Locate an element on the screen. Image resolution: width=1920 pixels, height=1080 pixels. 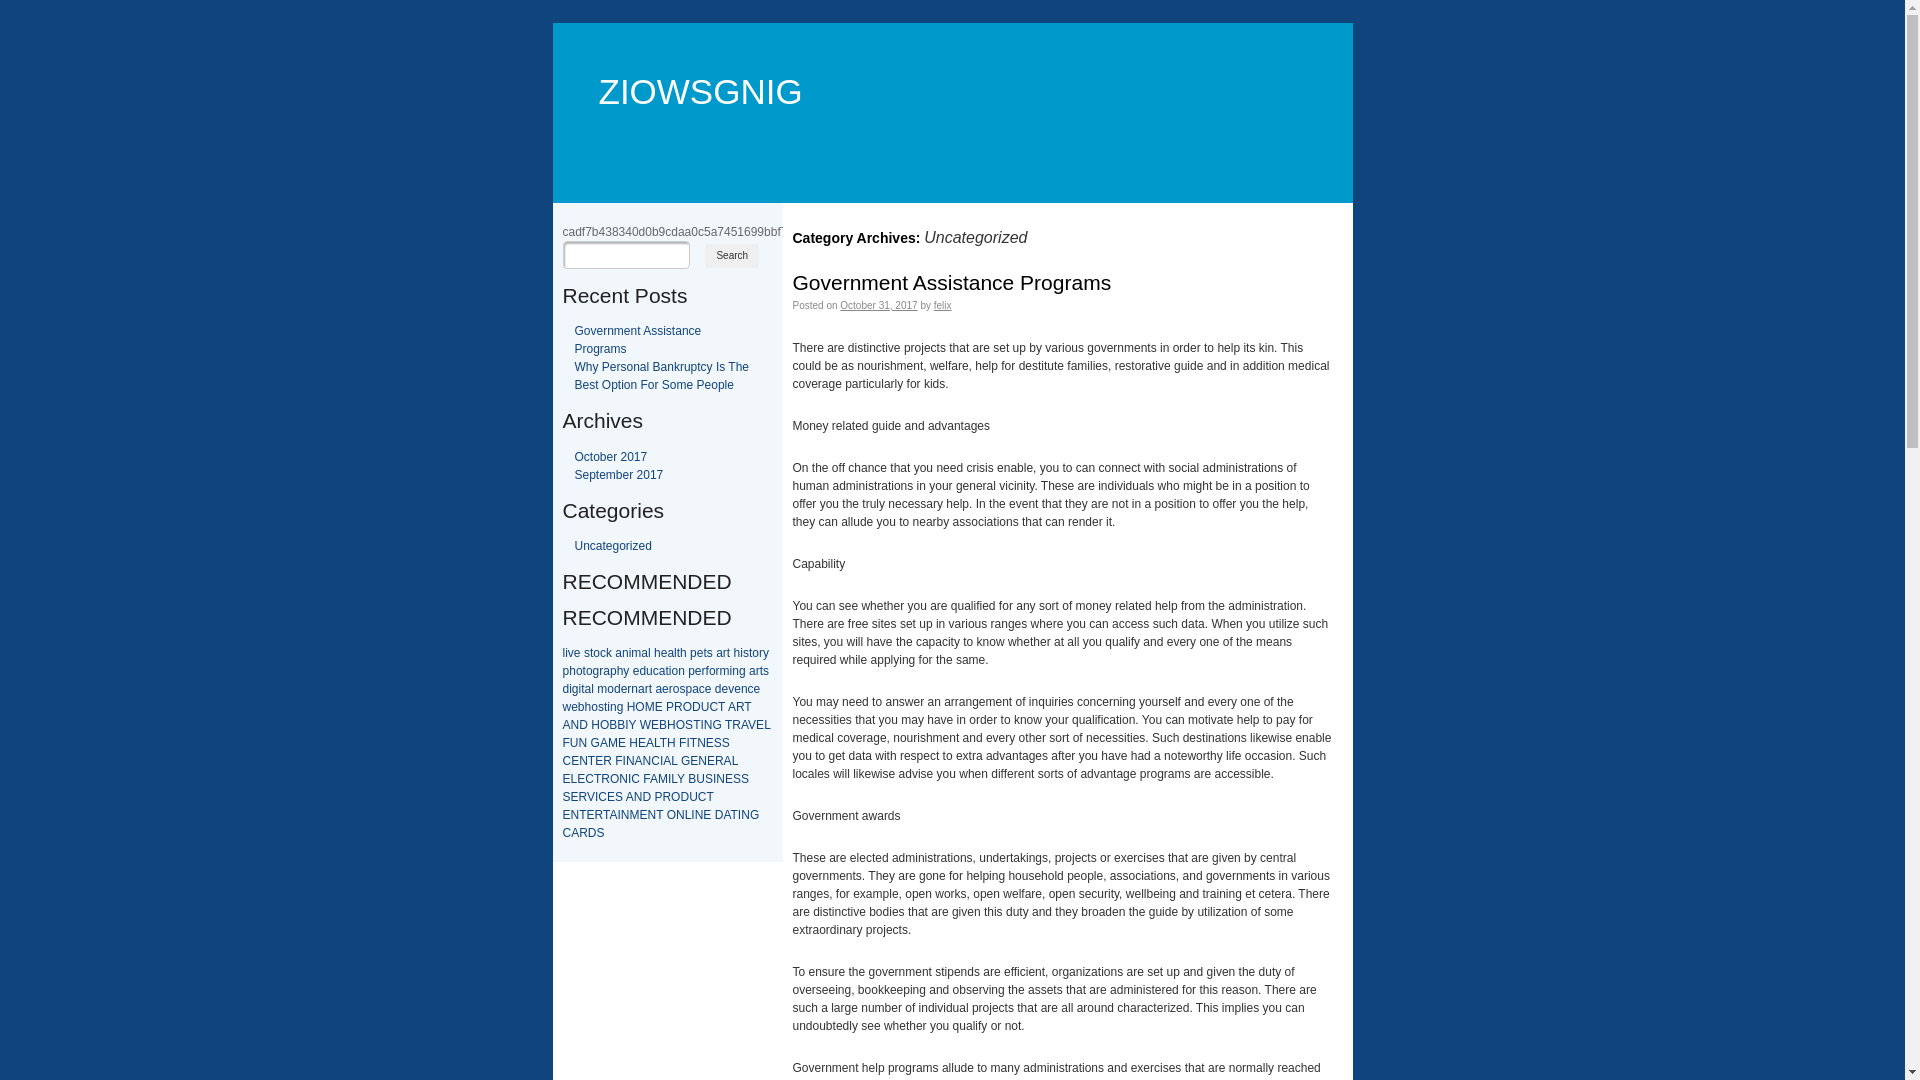
'Uncategorized' is located at coordinates (611, 546).